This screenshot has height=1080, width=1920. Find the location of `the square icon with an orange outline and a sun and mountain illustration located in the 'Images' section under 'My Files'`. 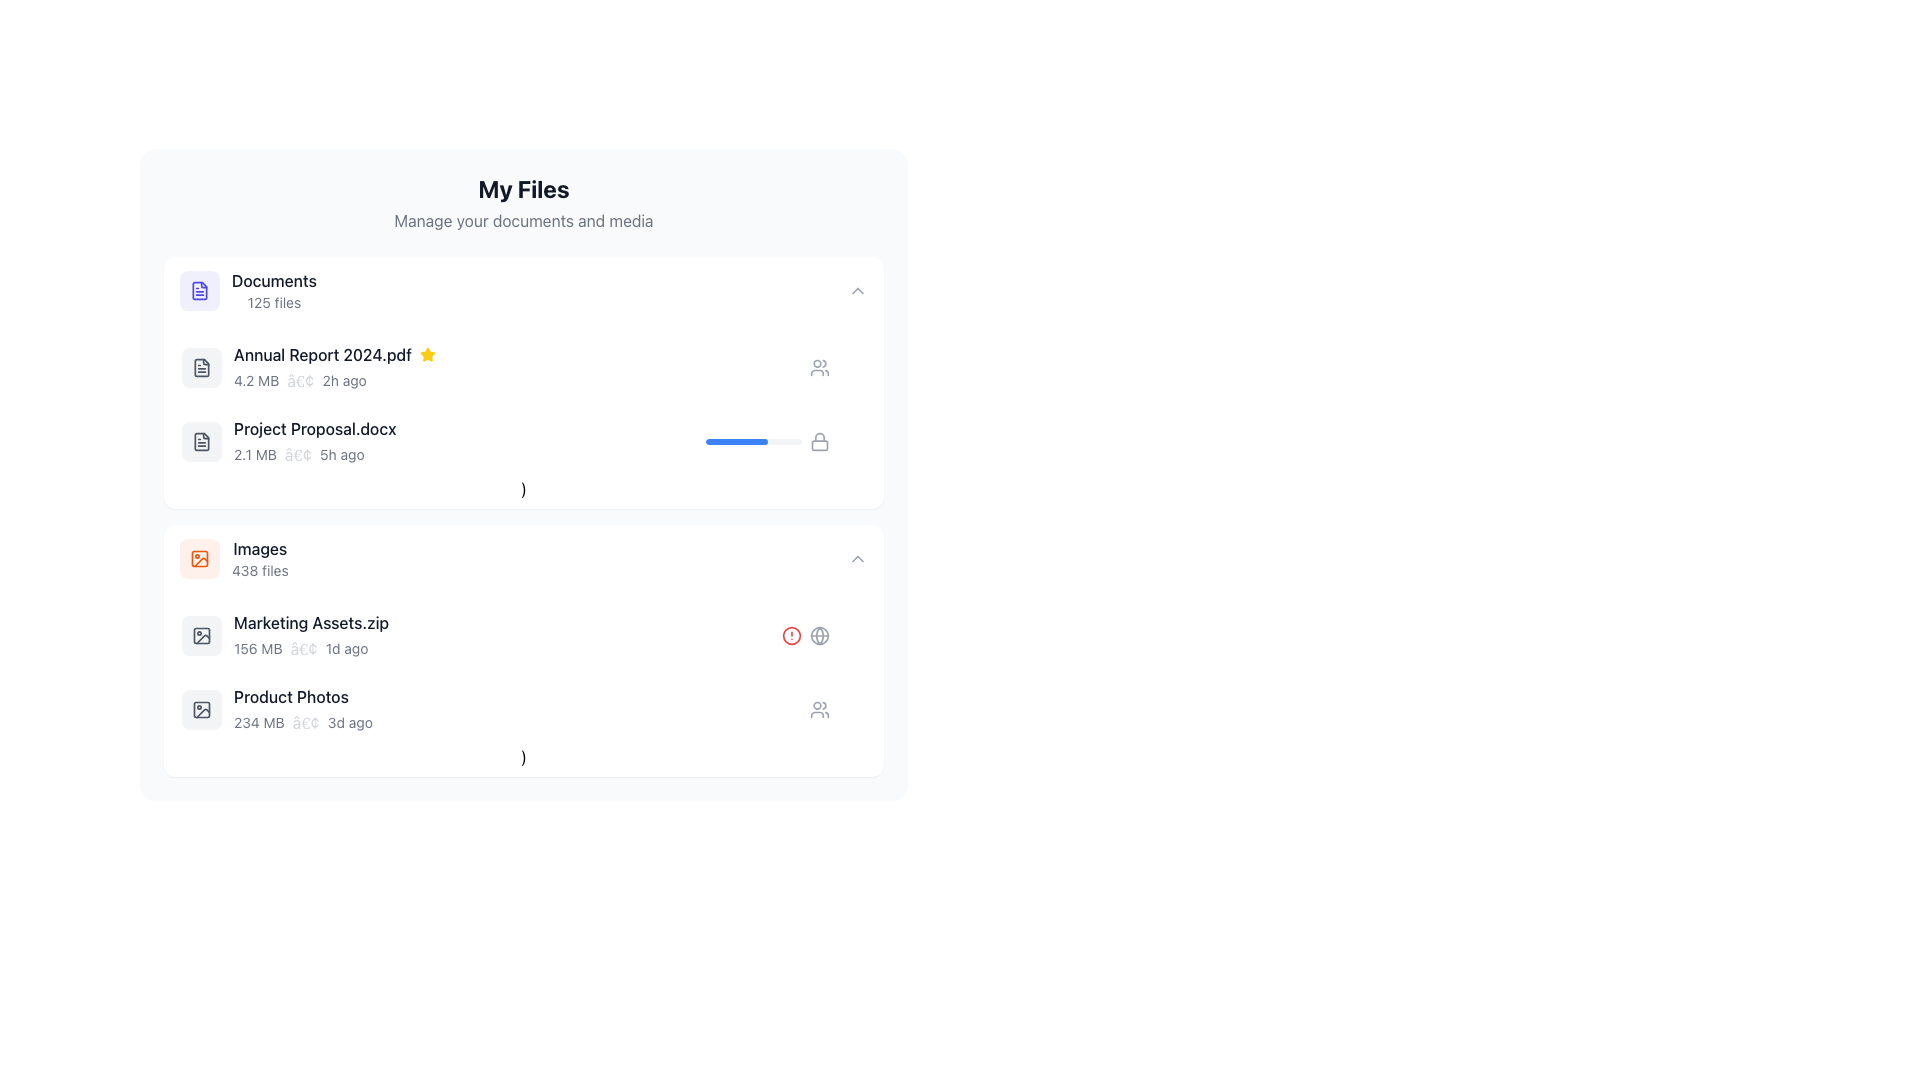

the square icon with an orange outline and a sun and mountain illustration located in the 'Images' section under 'My Files' is located at coordinates (200, 559).